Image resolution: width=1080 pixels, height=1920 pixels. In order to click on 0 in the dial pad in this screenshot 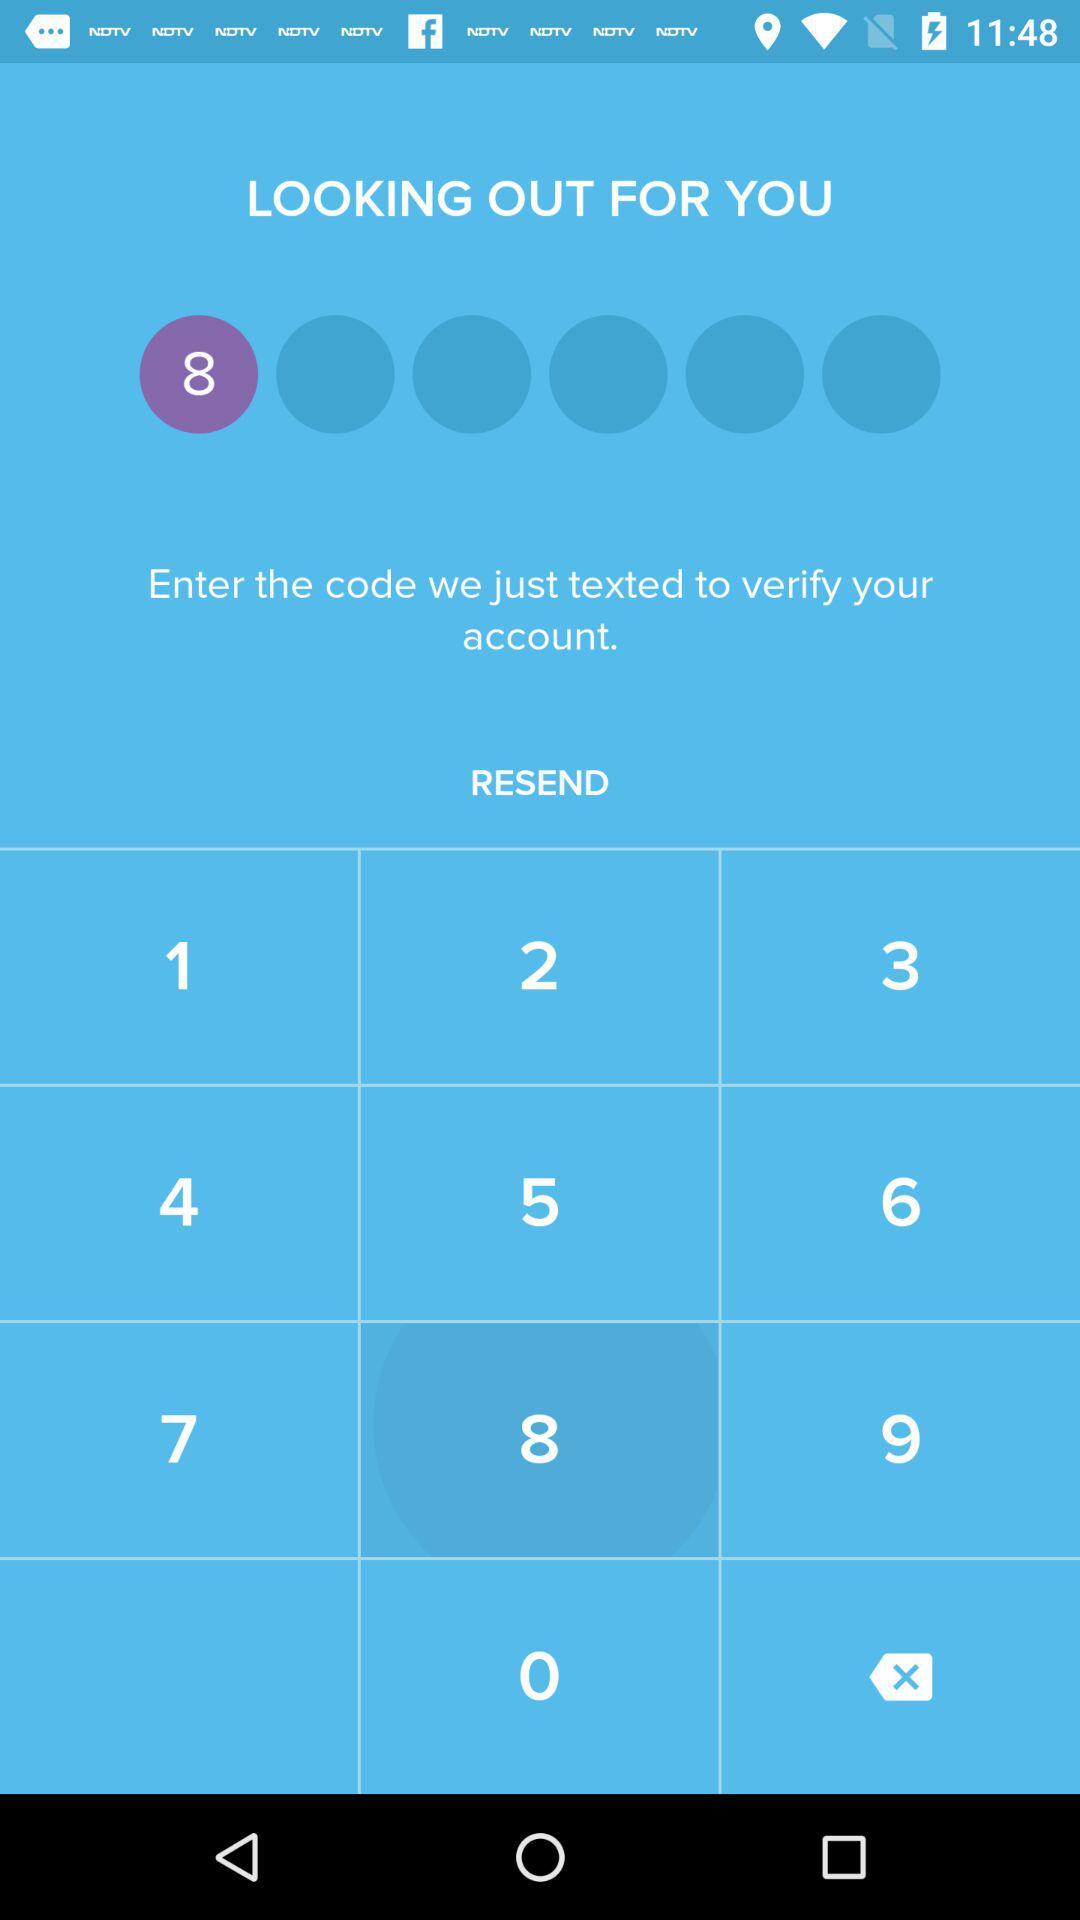, I will do `click(540, 1676)`.